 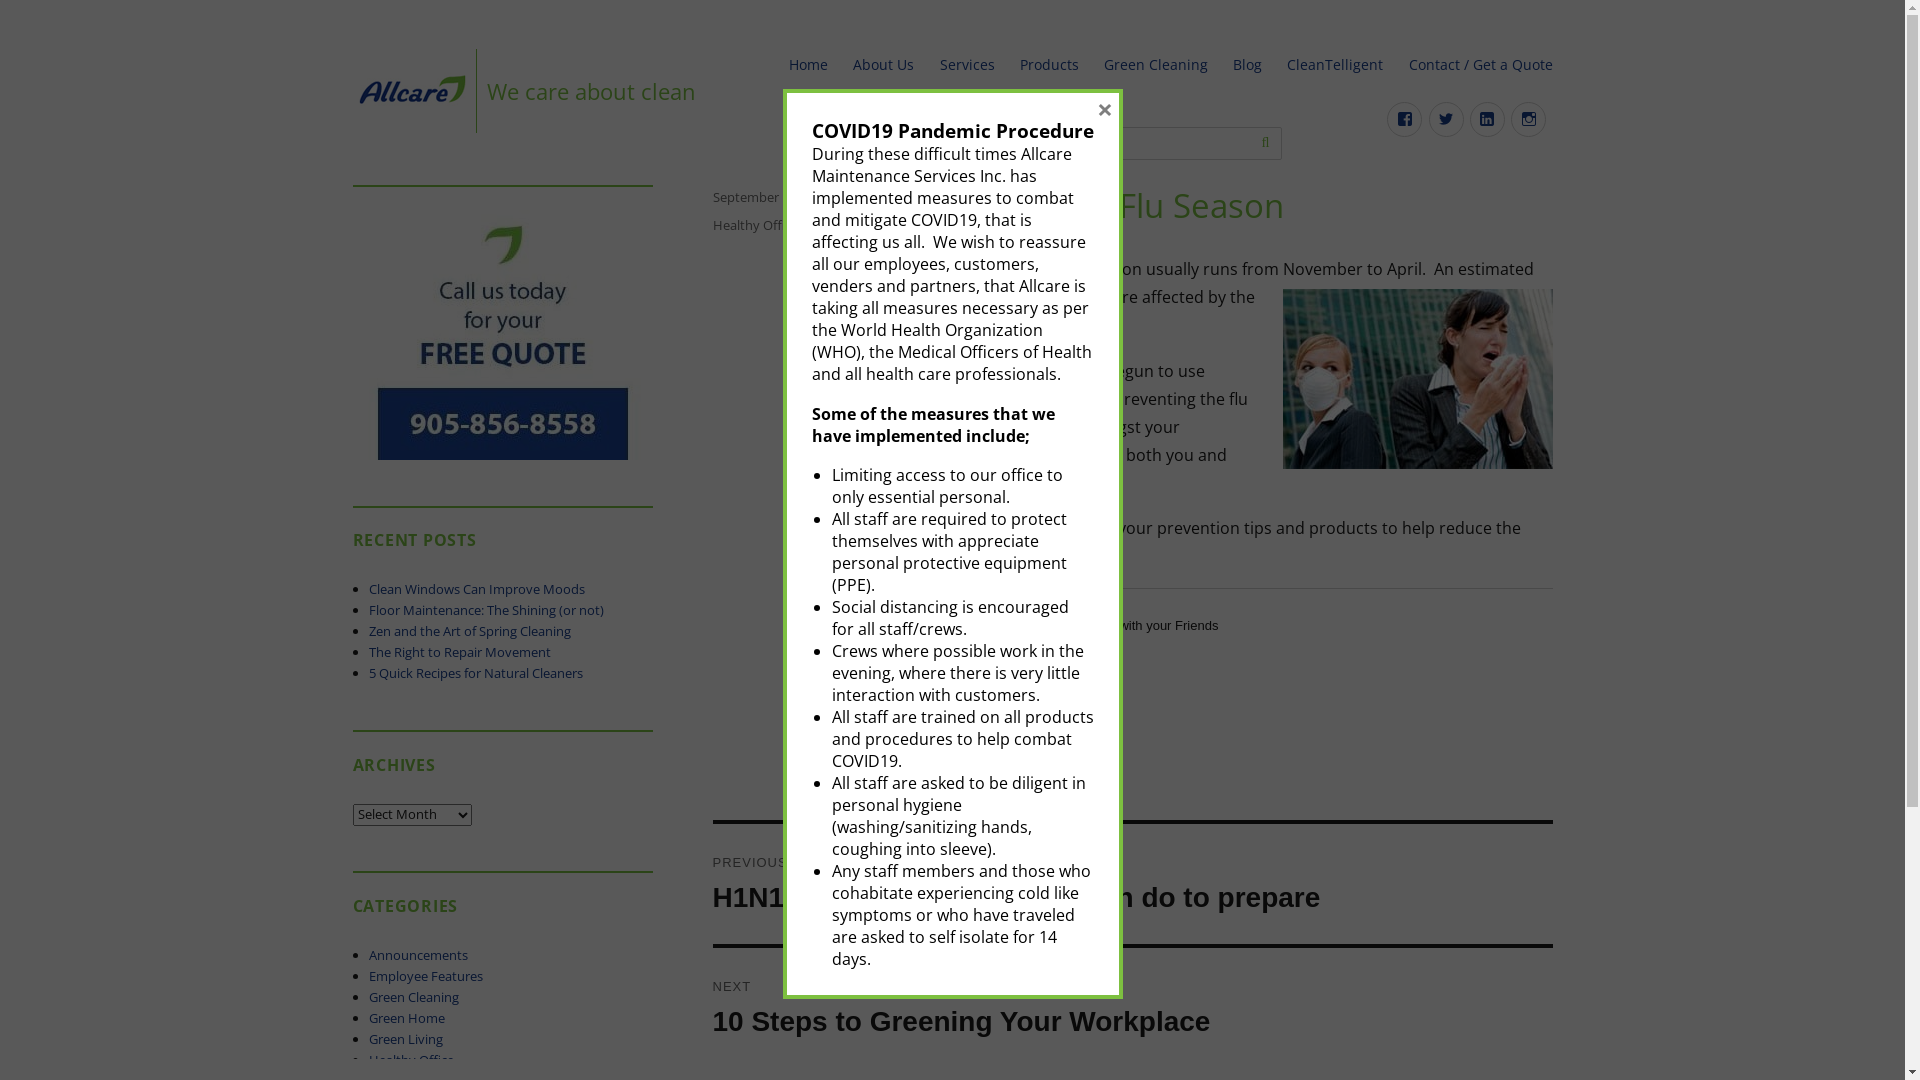 What do you see at coordinates (1247, 64) in the screenshot?
I see `'Blog'` at bounding box center [1247, 64].